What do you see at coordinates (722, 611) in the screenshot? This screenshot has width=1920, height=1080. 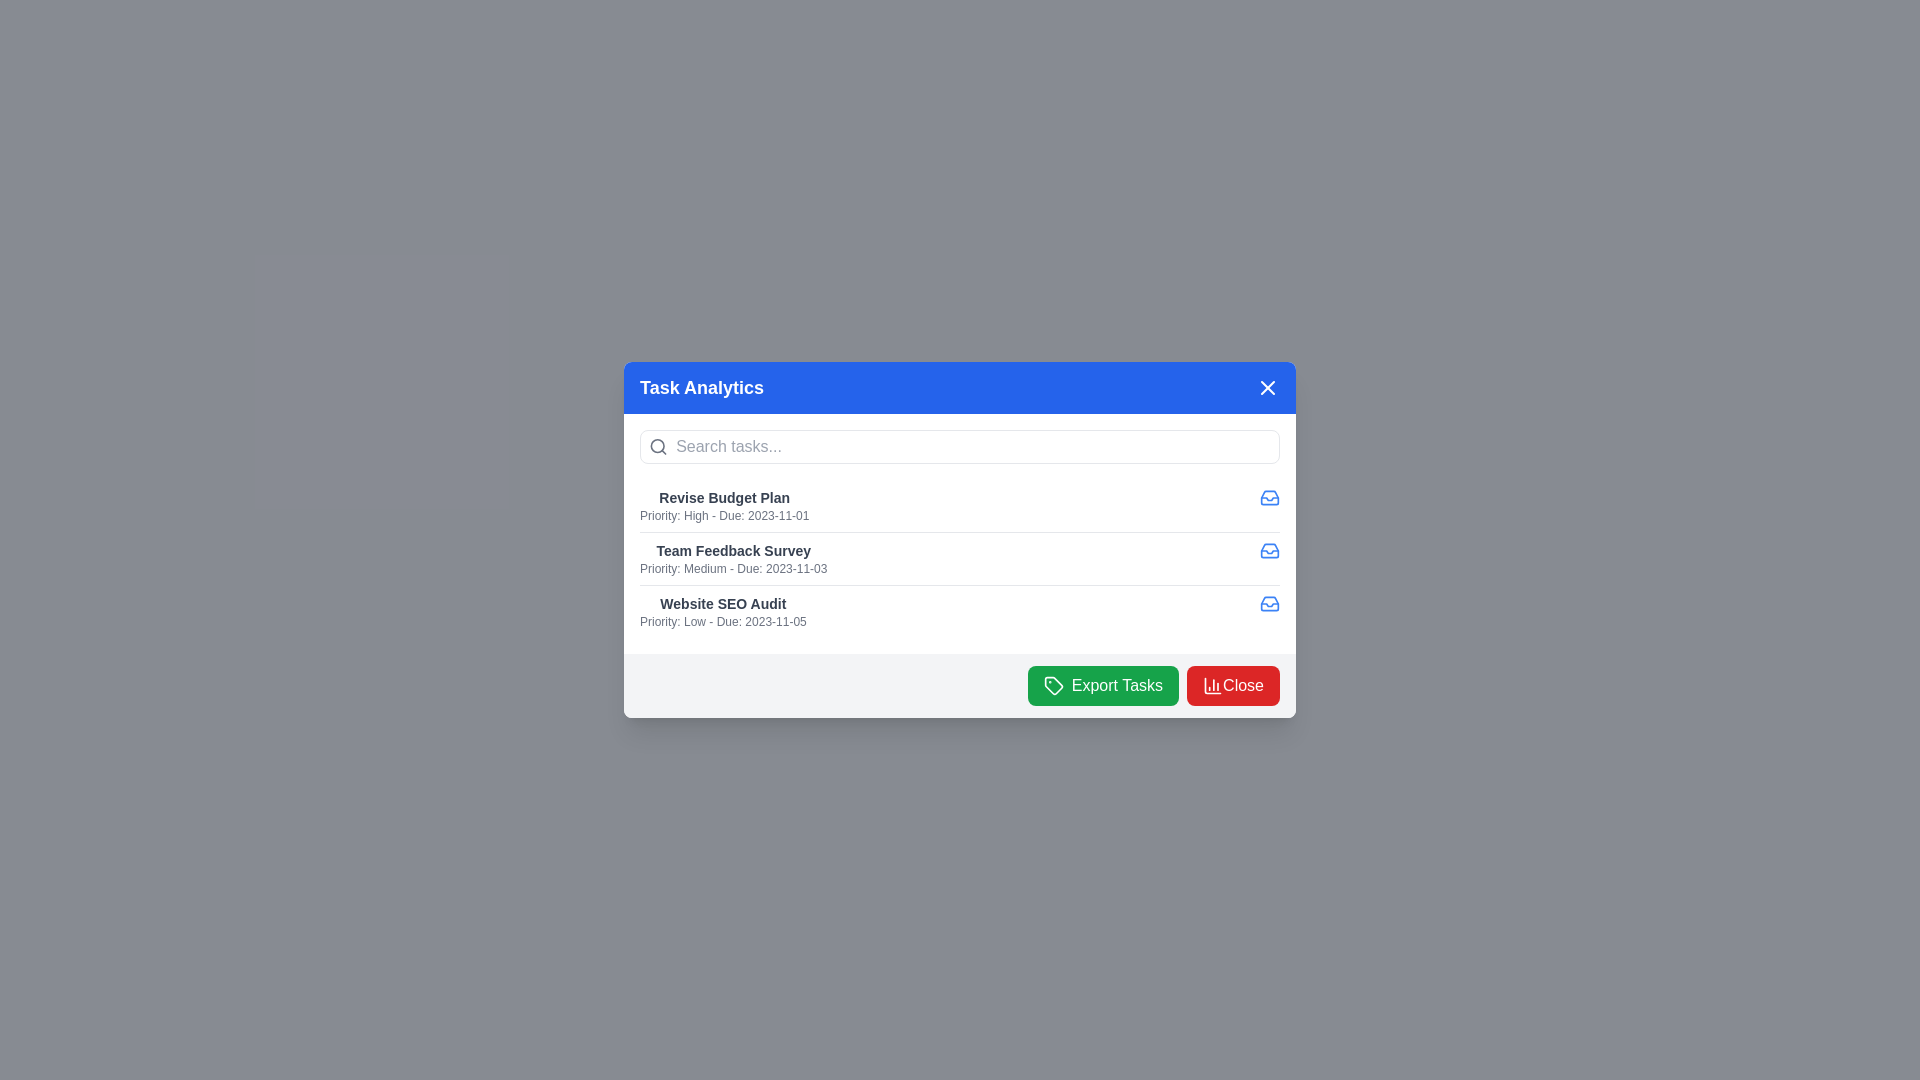 I see `displayed text from the Text Label that shows the task name, priority level, and due date, located within the third task entry in the 'Task Analytics' list` at bounding box center [722, 611].